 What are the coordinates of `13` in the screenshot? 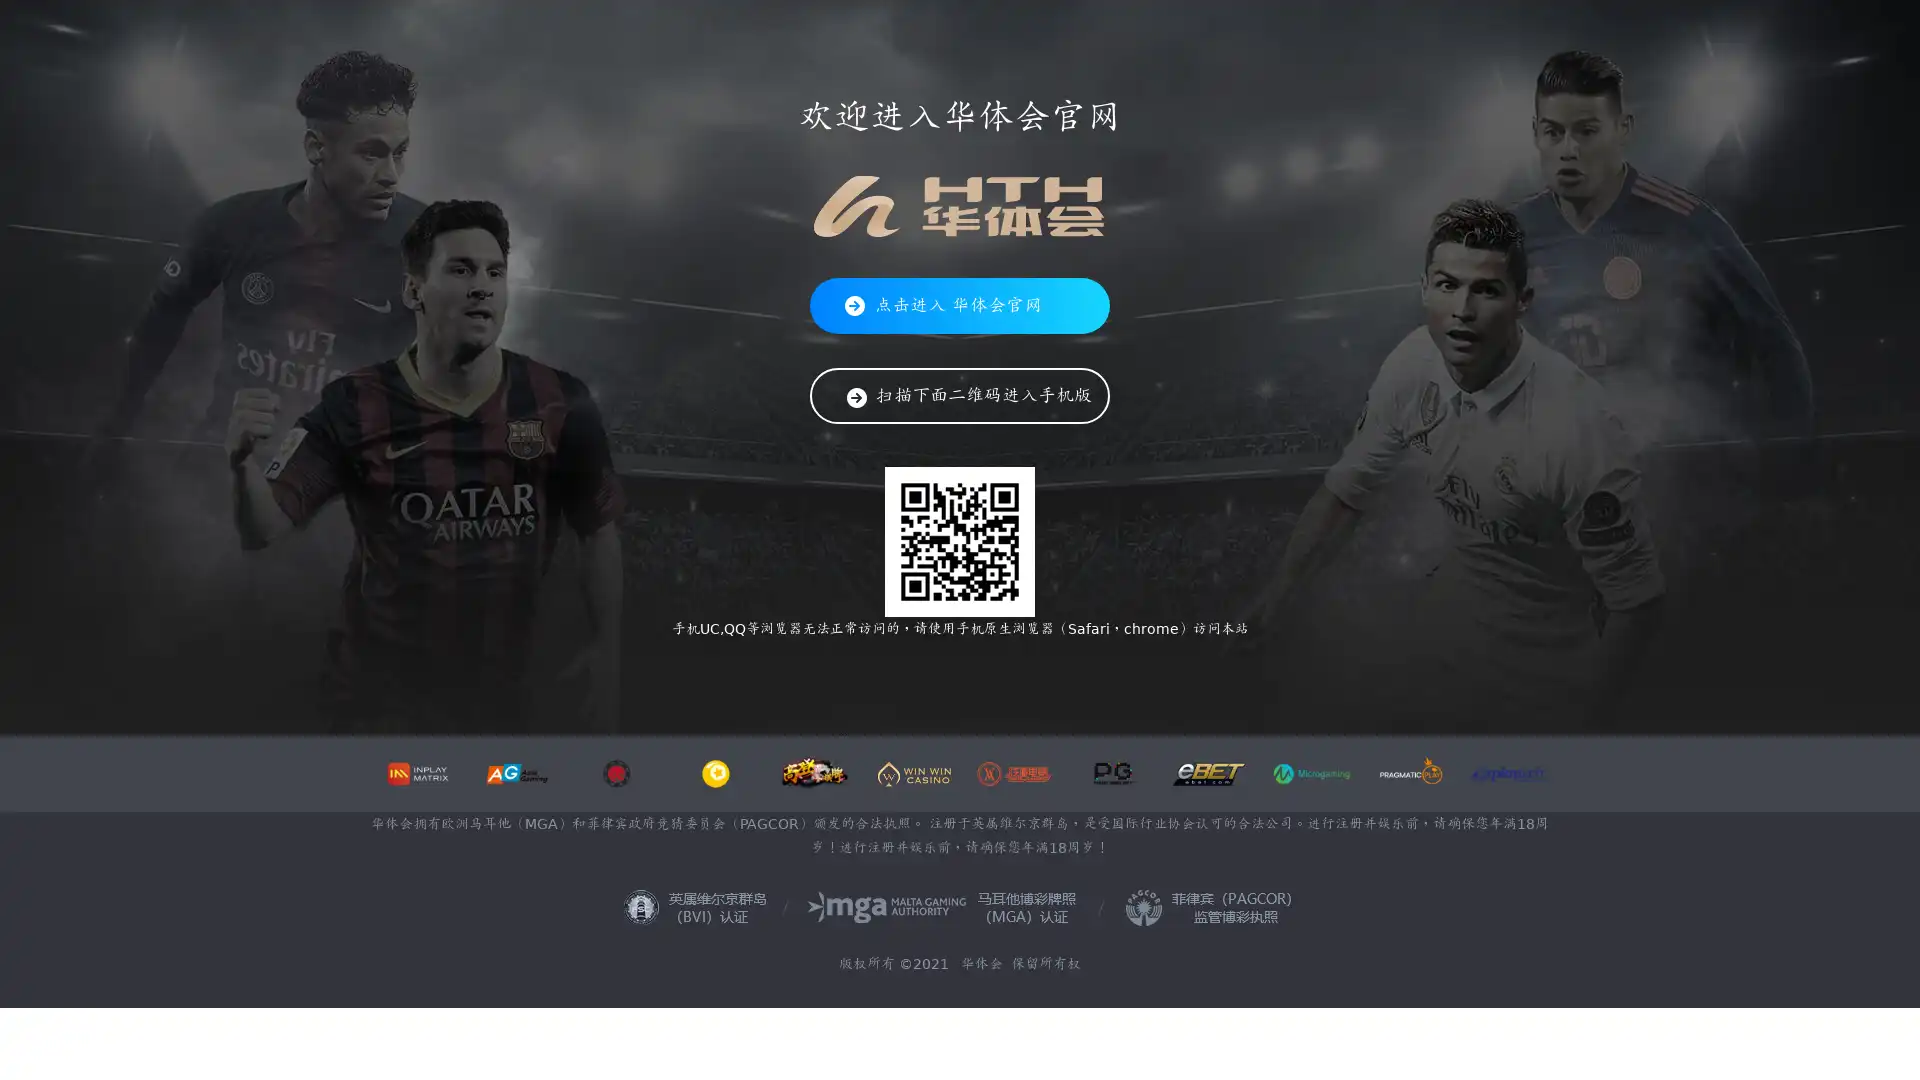 It's located at (1050, 666).